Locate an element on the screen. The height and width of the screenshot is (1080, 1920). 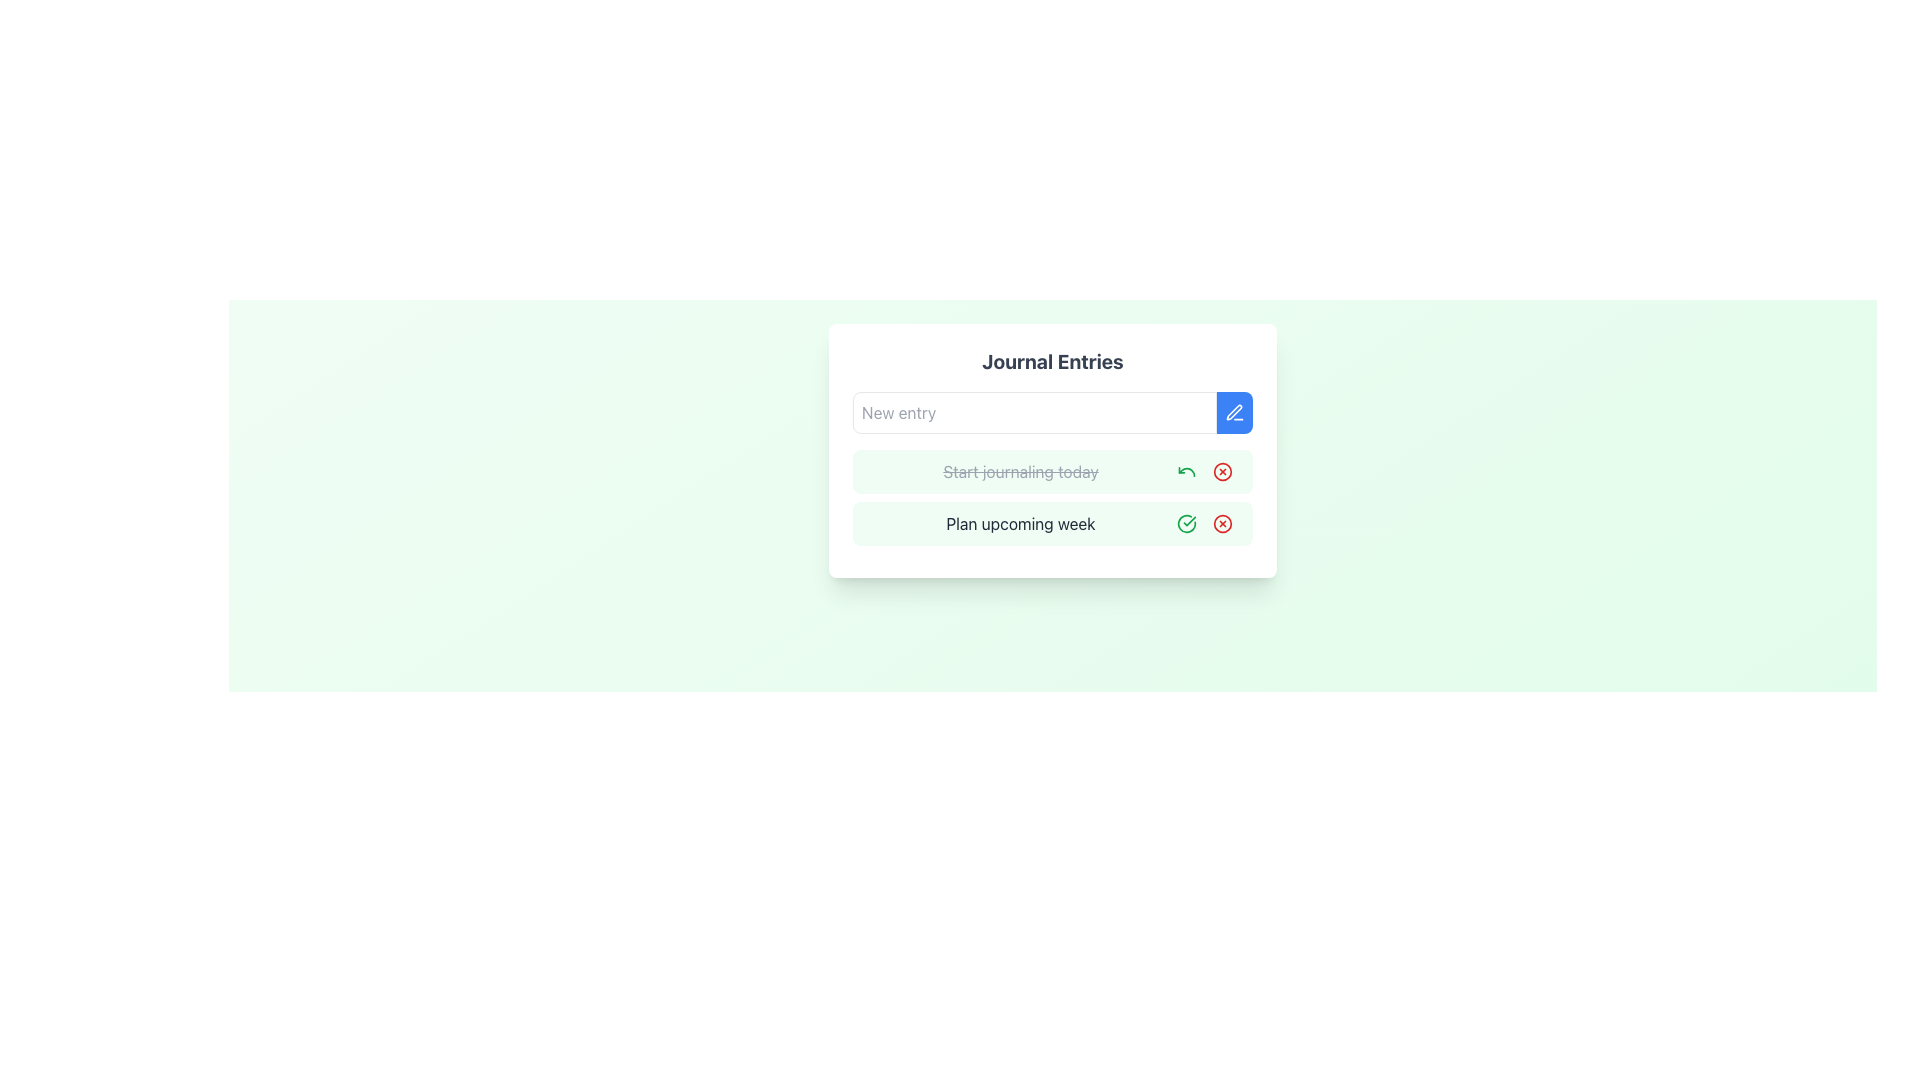
the pen-like Icon Button adjacent to the 'New entry' text box in the 'Journal Entries' panel is located at coordinates (1233, 411).